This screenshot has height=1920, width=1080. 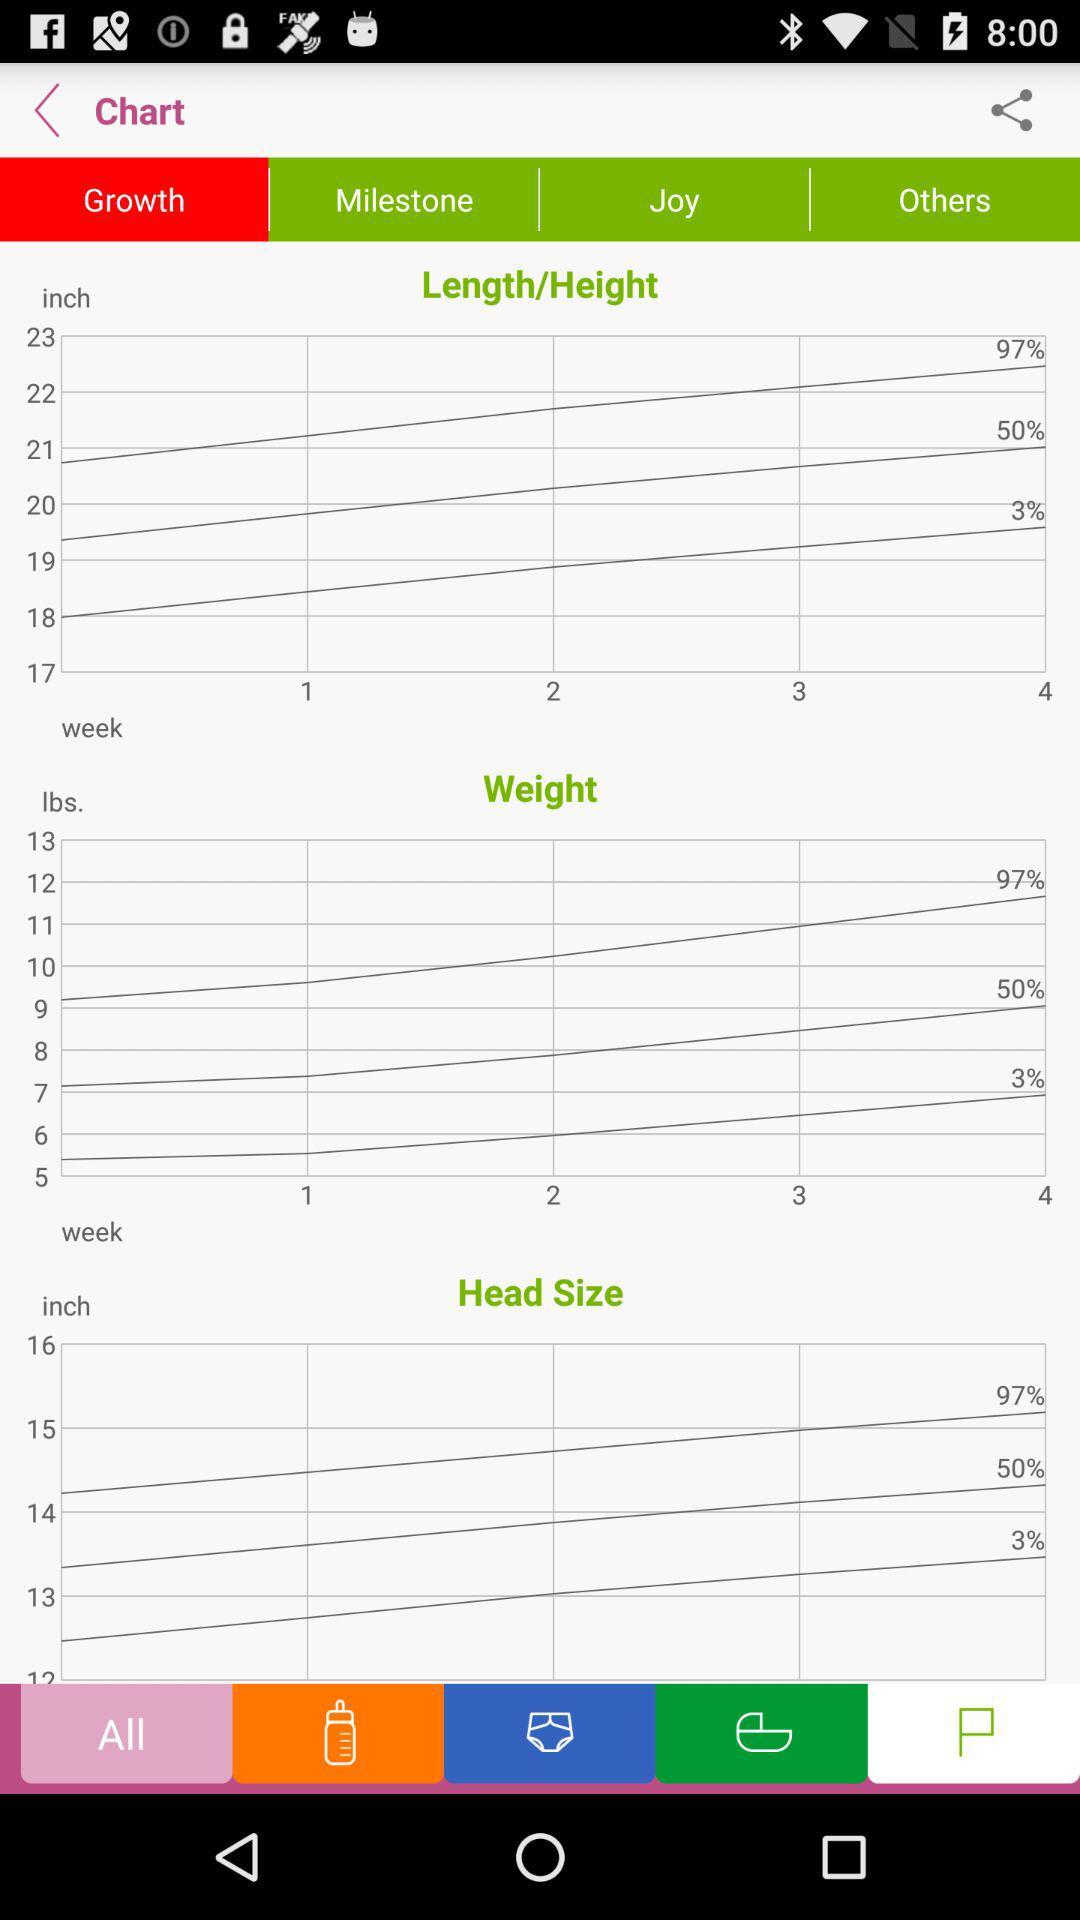 What do you see at coordinates (1022, 109) in the screenshot?
I see `button above the others` at bounding box center [1022, 109].